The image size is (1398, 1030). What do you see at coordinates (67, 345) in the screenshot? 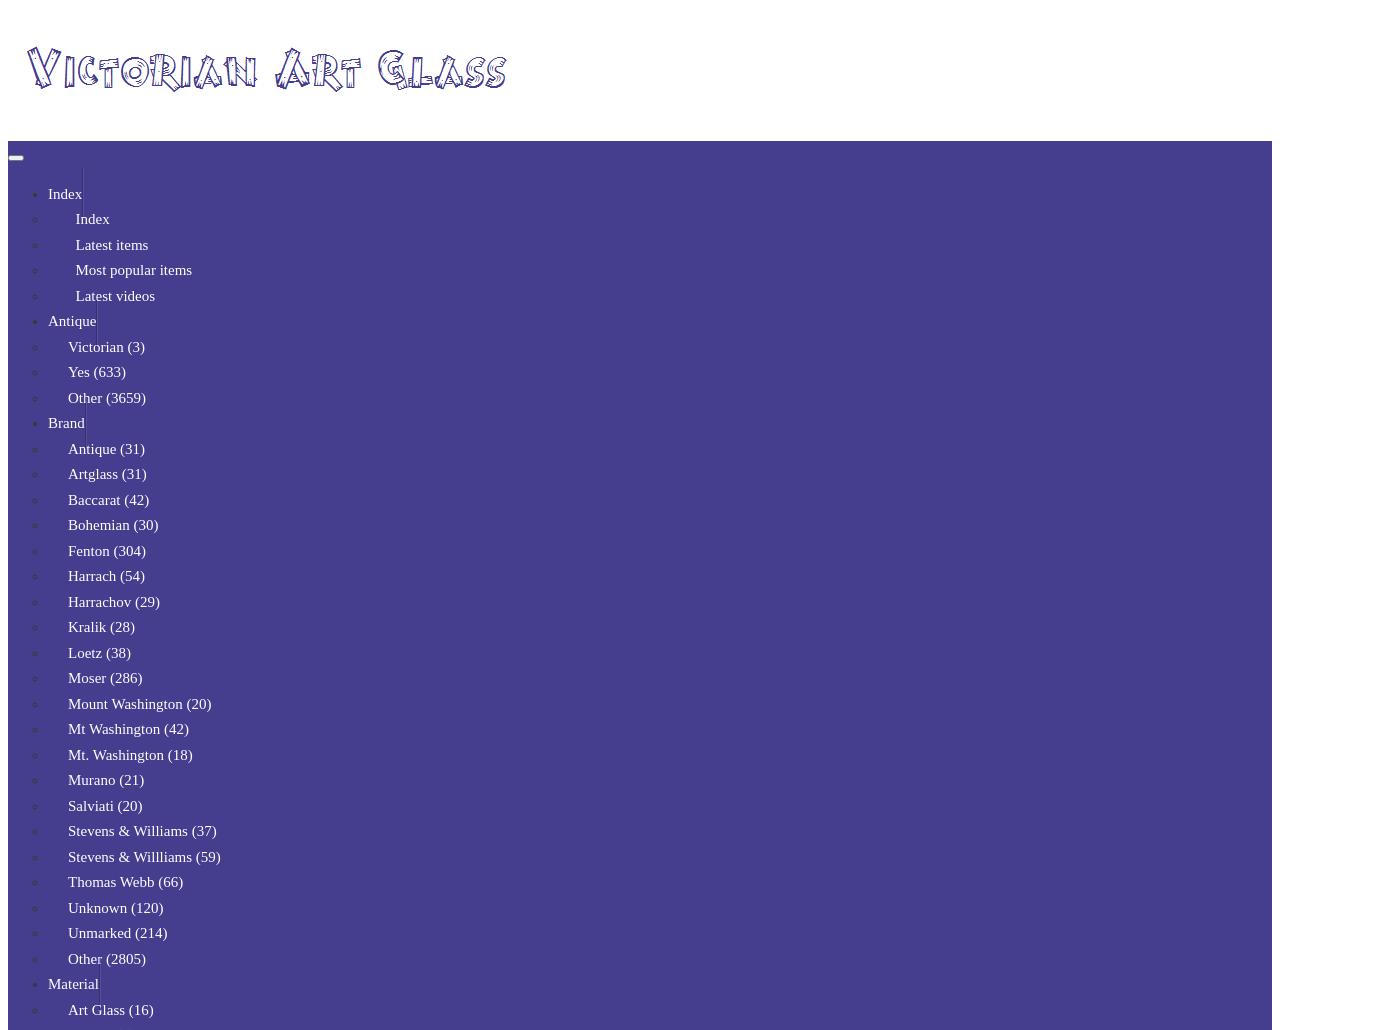
I see `'Victorian (3)'` at bounding box center [67, 345].